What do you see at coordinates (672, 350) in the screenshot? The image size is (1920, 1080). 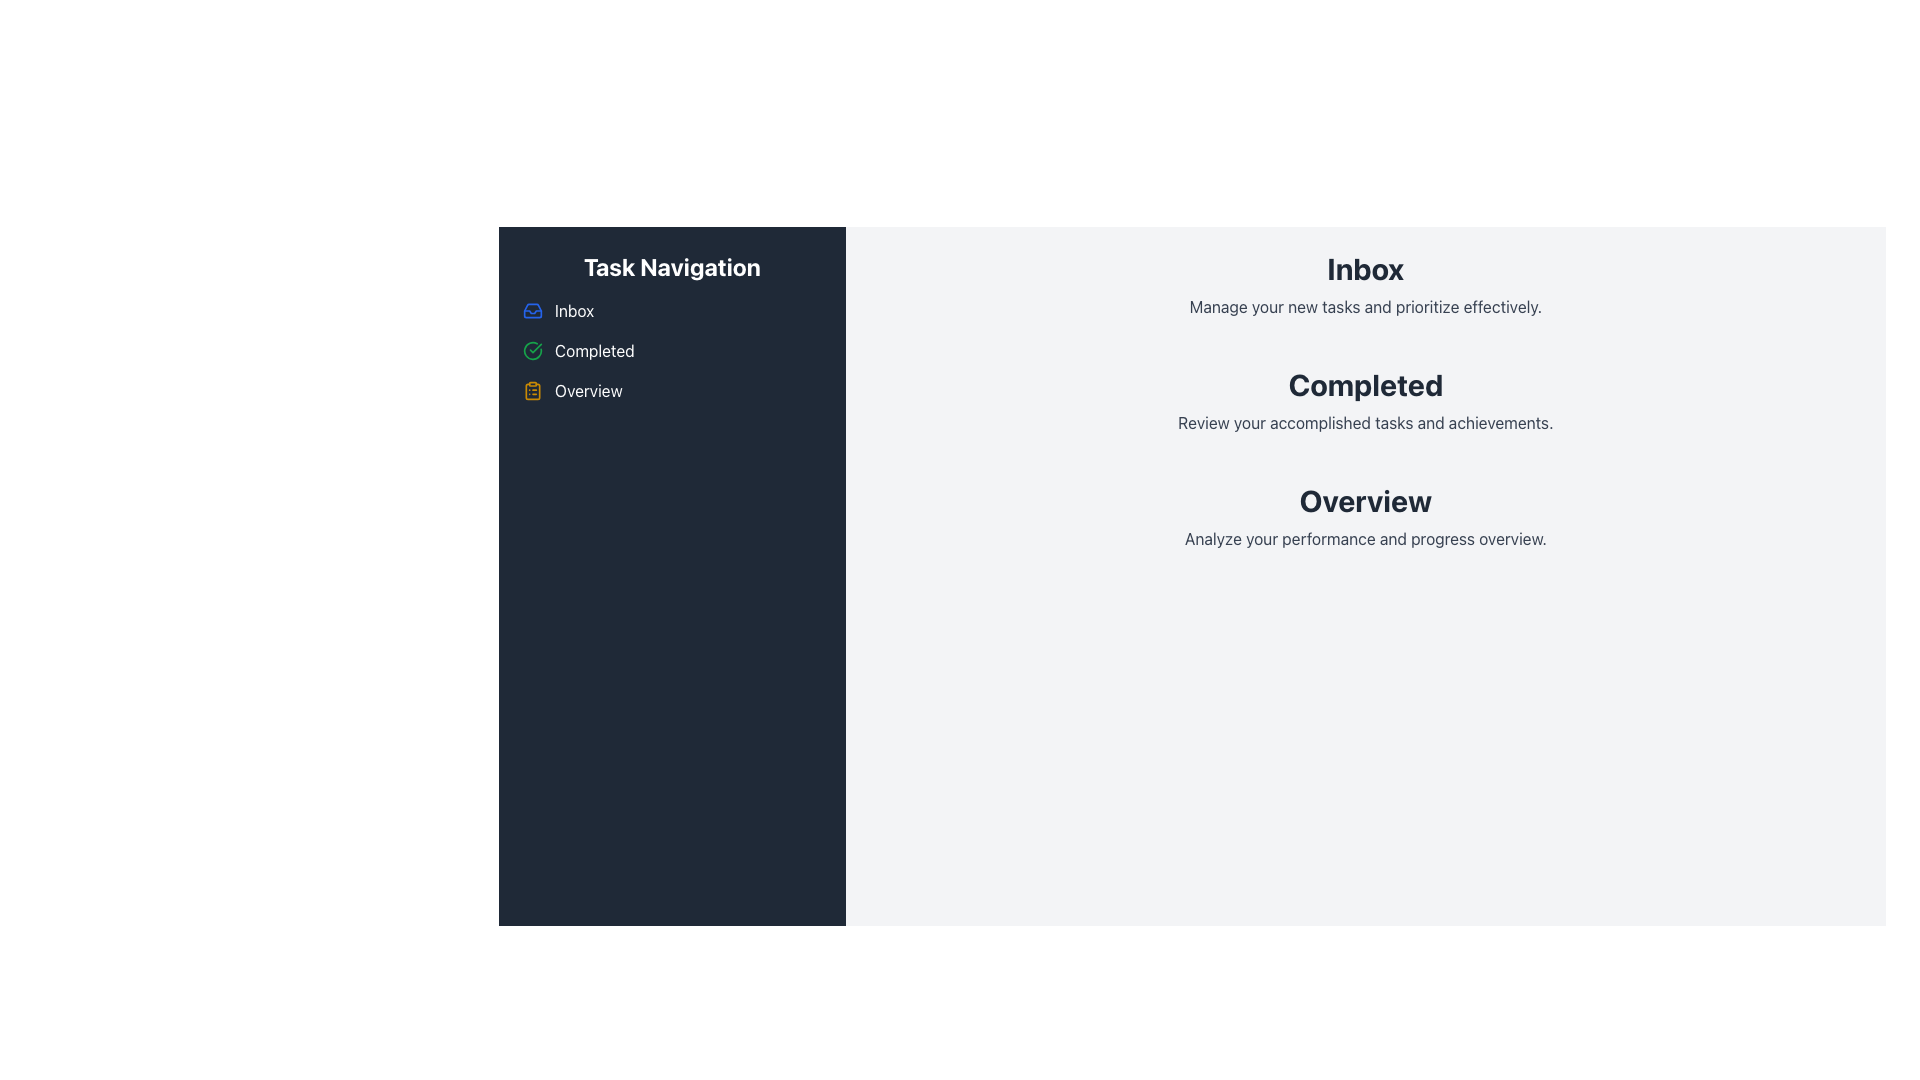 I see `the 'Completed' navigation link in the Task Navigation sidebar` at bounding box center [672, 350].